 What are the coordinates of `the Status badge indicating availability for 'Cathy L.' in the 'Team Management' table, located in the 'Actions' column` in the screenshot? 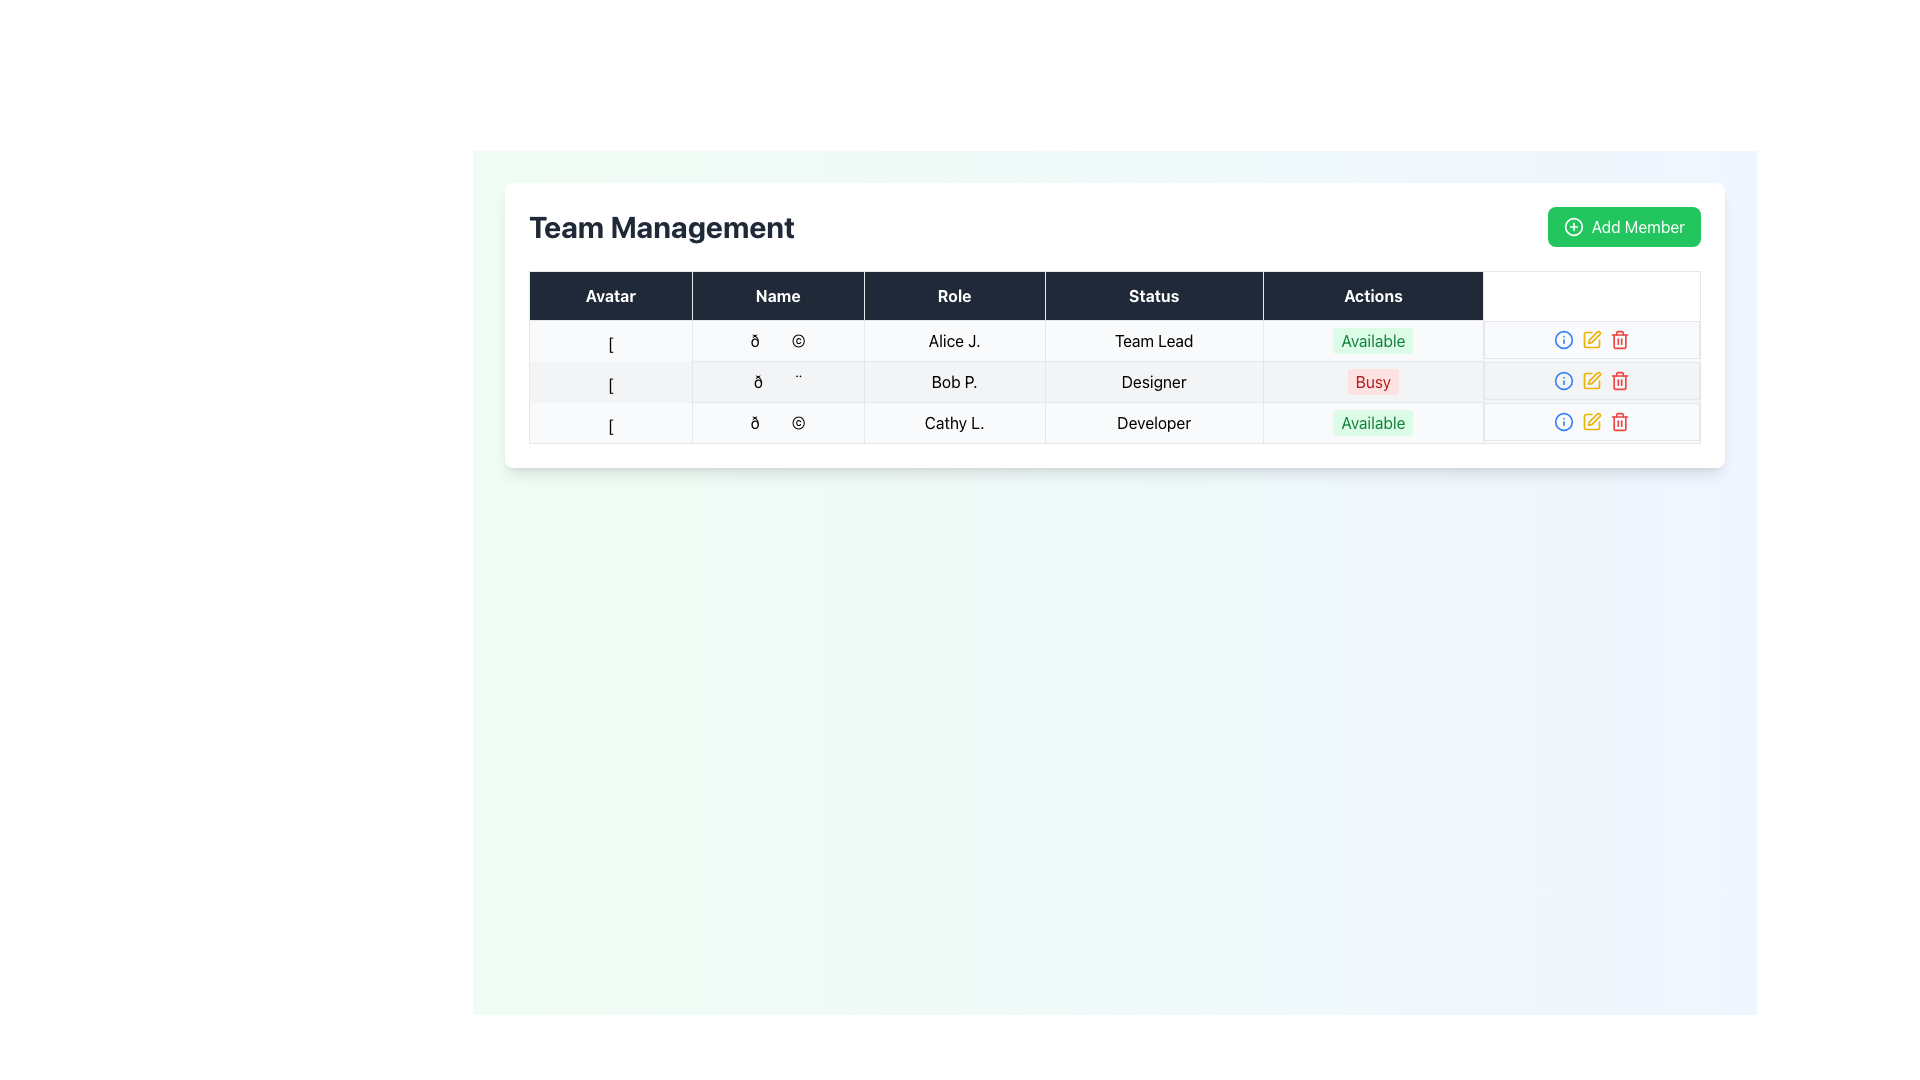 It's located at (1372, 422).